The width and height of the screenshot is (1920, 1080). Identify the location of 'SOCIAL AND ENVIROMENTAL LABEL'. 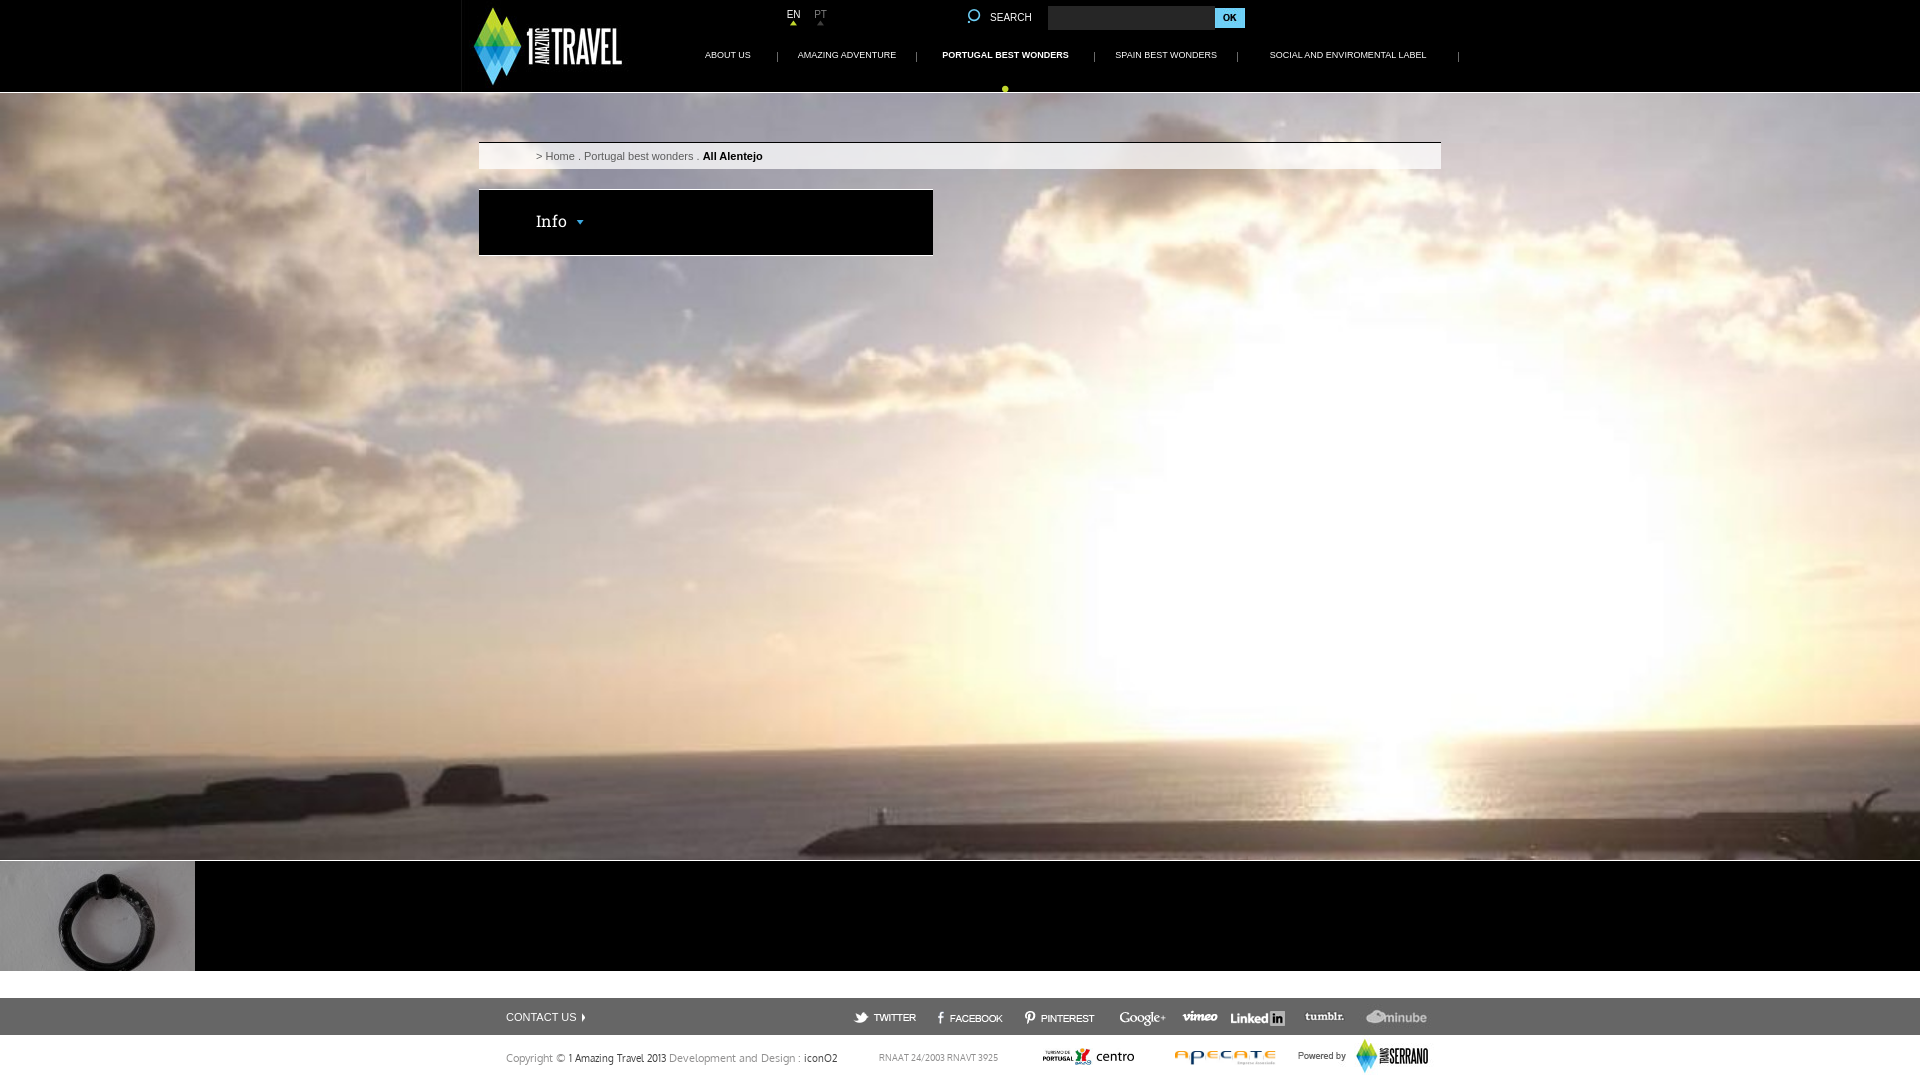
(1348, 55).